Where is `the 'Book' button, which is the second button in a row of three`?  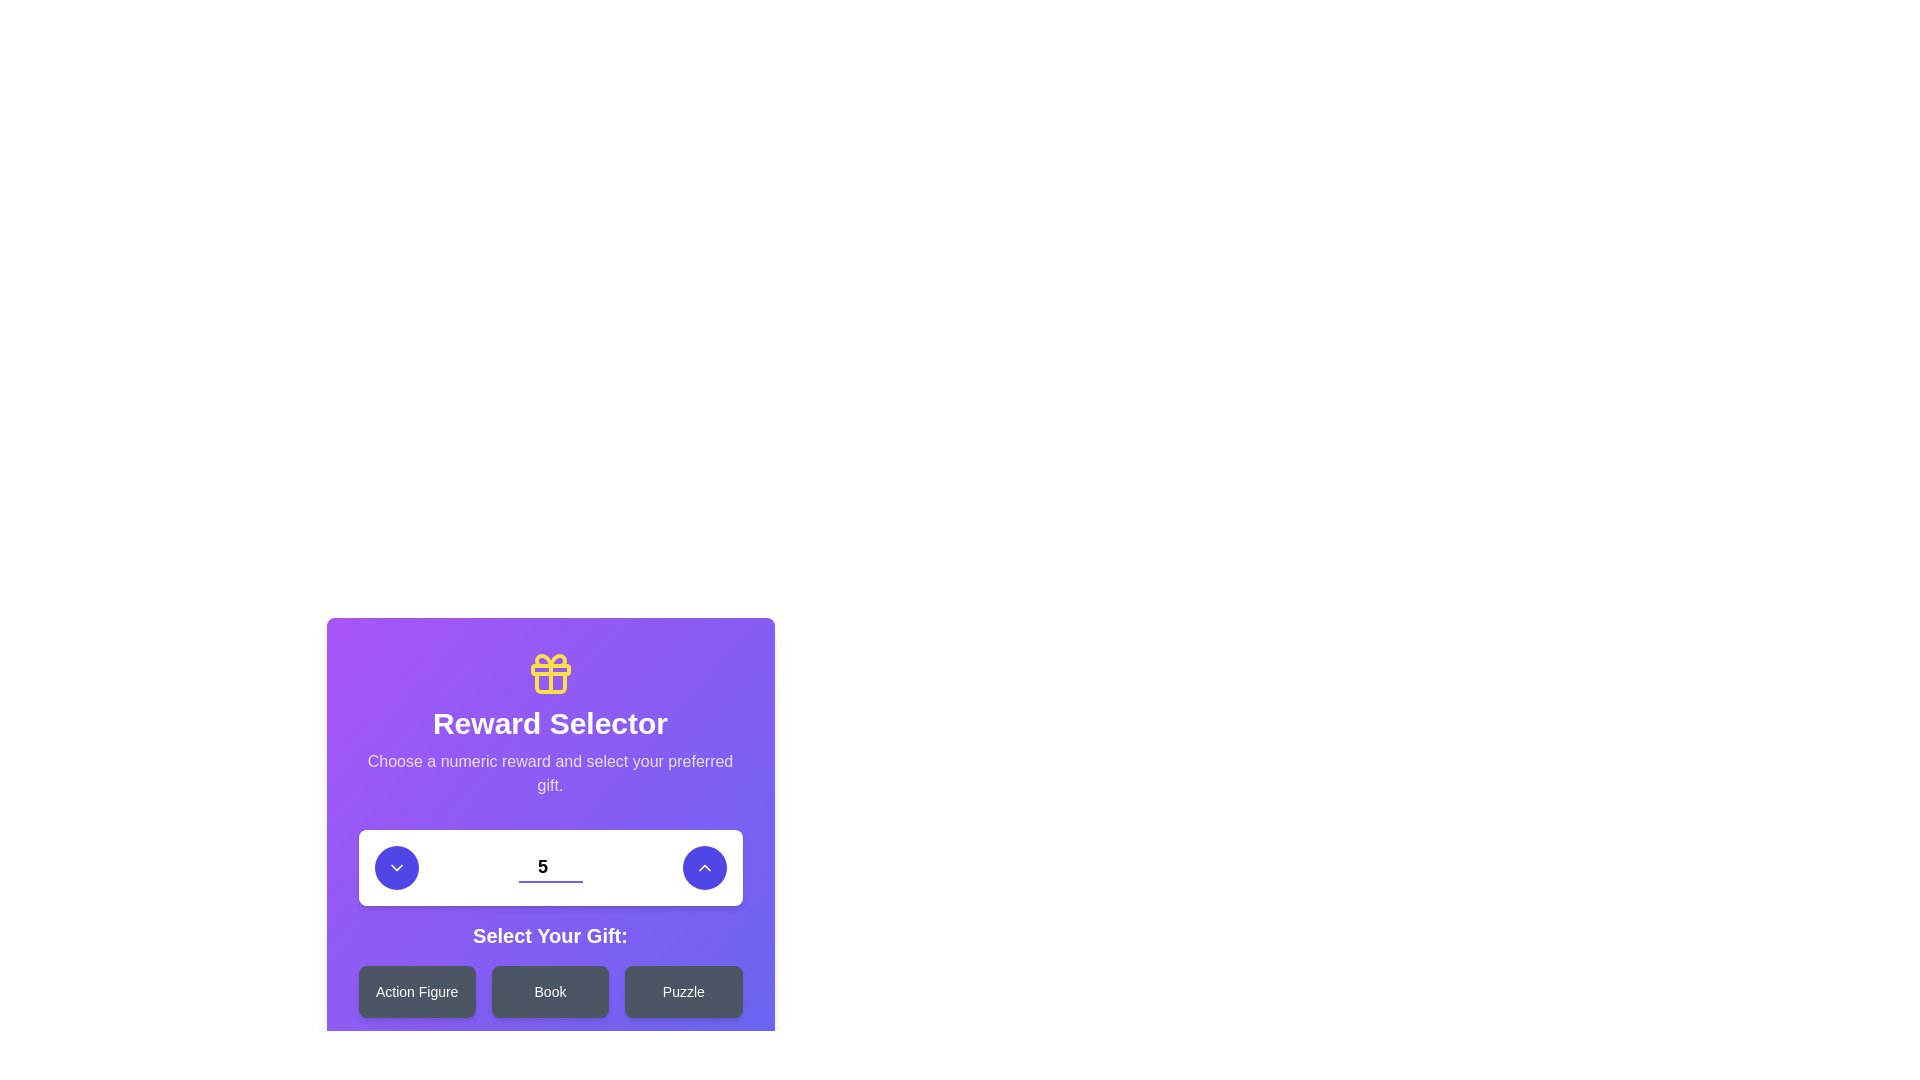
the 'Book' button, which is the second button in a row of three is located at coordinates (550, 991).